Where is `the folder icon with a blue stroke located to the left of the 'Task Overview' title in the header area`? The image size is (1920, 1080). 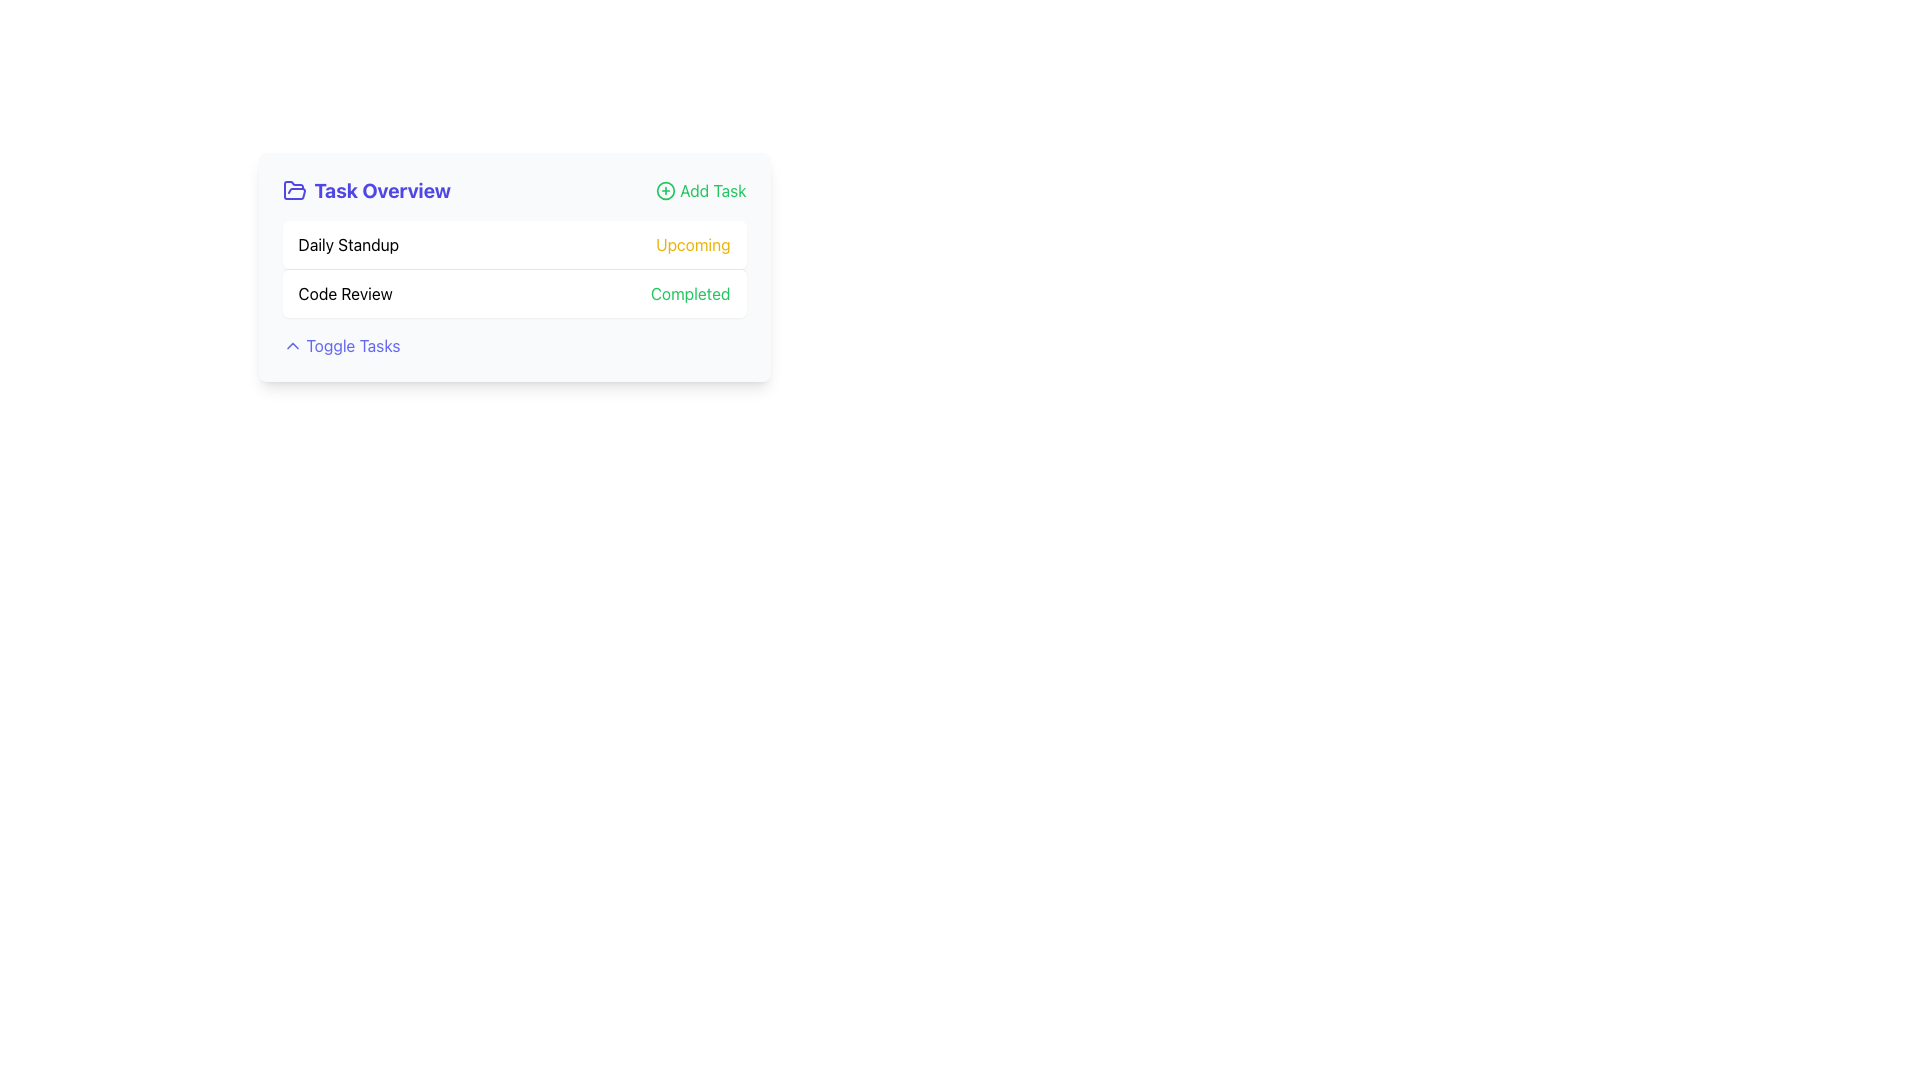 the folder icon with a blue stroke located to the left of the 'Task Overview' title in the header area is located at coordinates (293, 191).